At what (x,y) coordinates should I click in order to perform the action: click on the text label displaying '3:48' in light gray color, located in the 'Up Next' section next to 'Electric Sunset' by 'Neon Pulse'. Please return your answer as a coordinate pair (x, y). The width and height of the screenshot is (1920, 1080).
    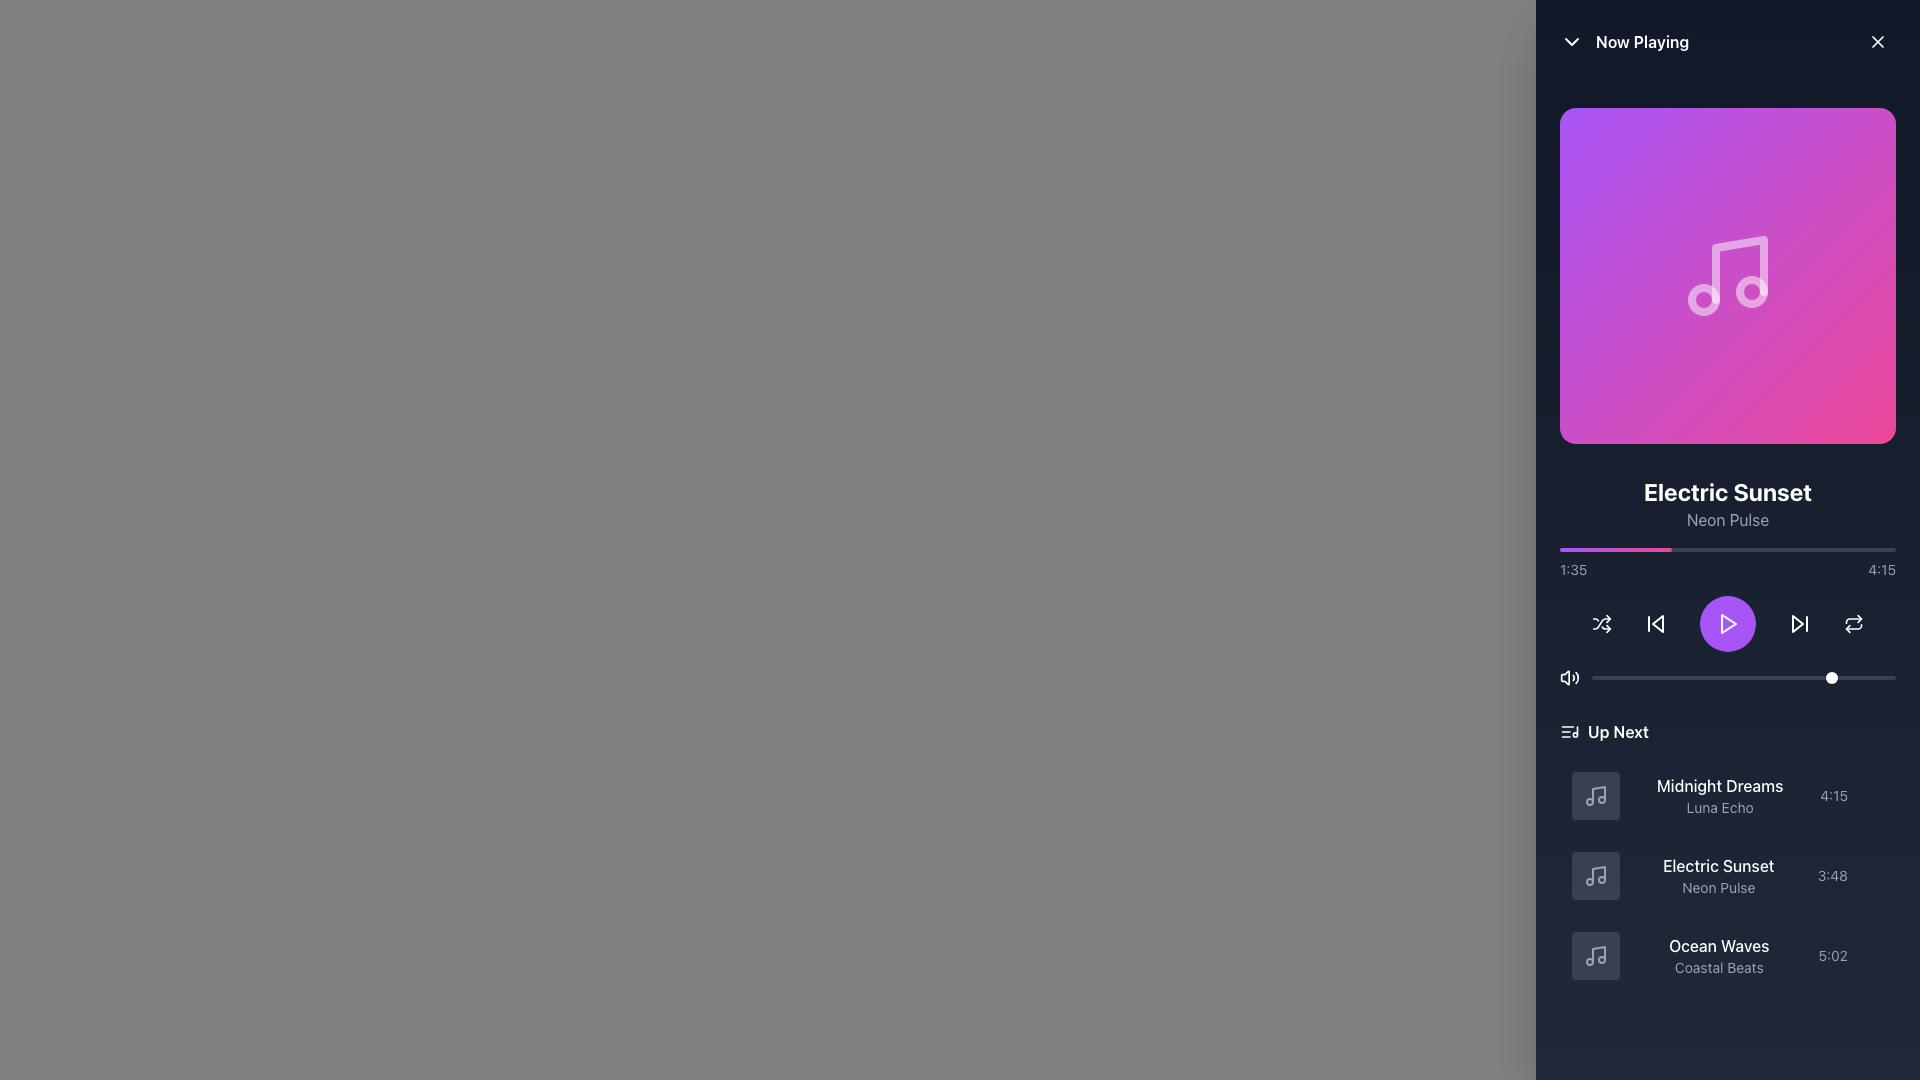
    Looking at the image, I should click on (1832, 874).